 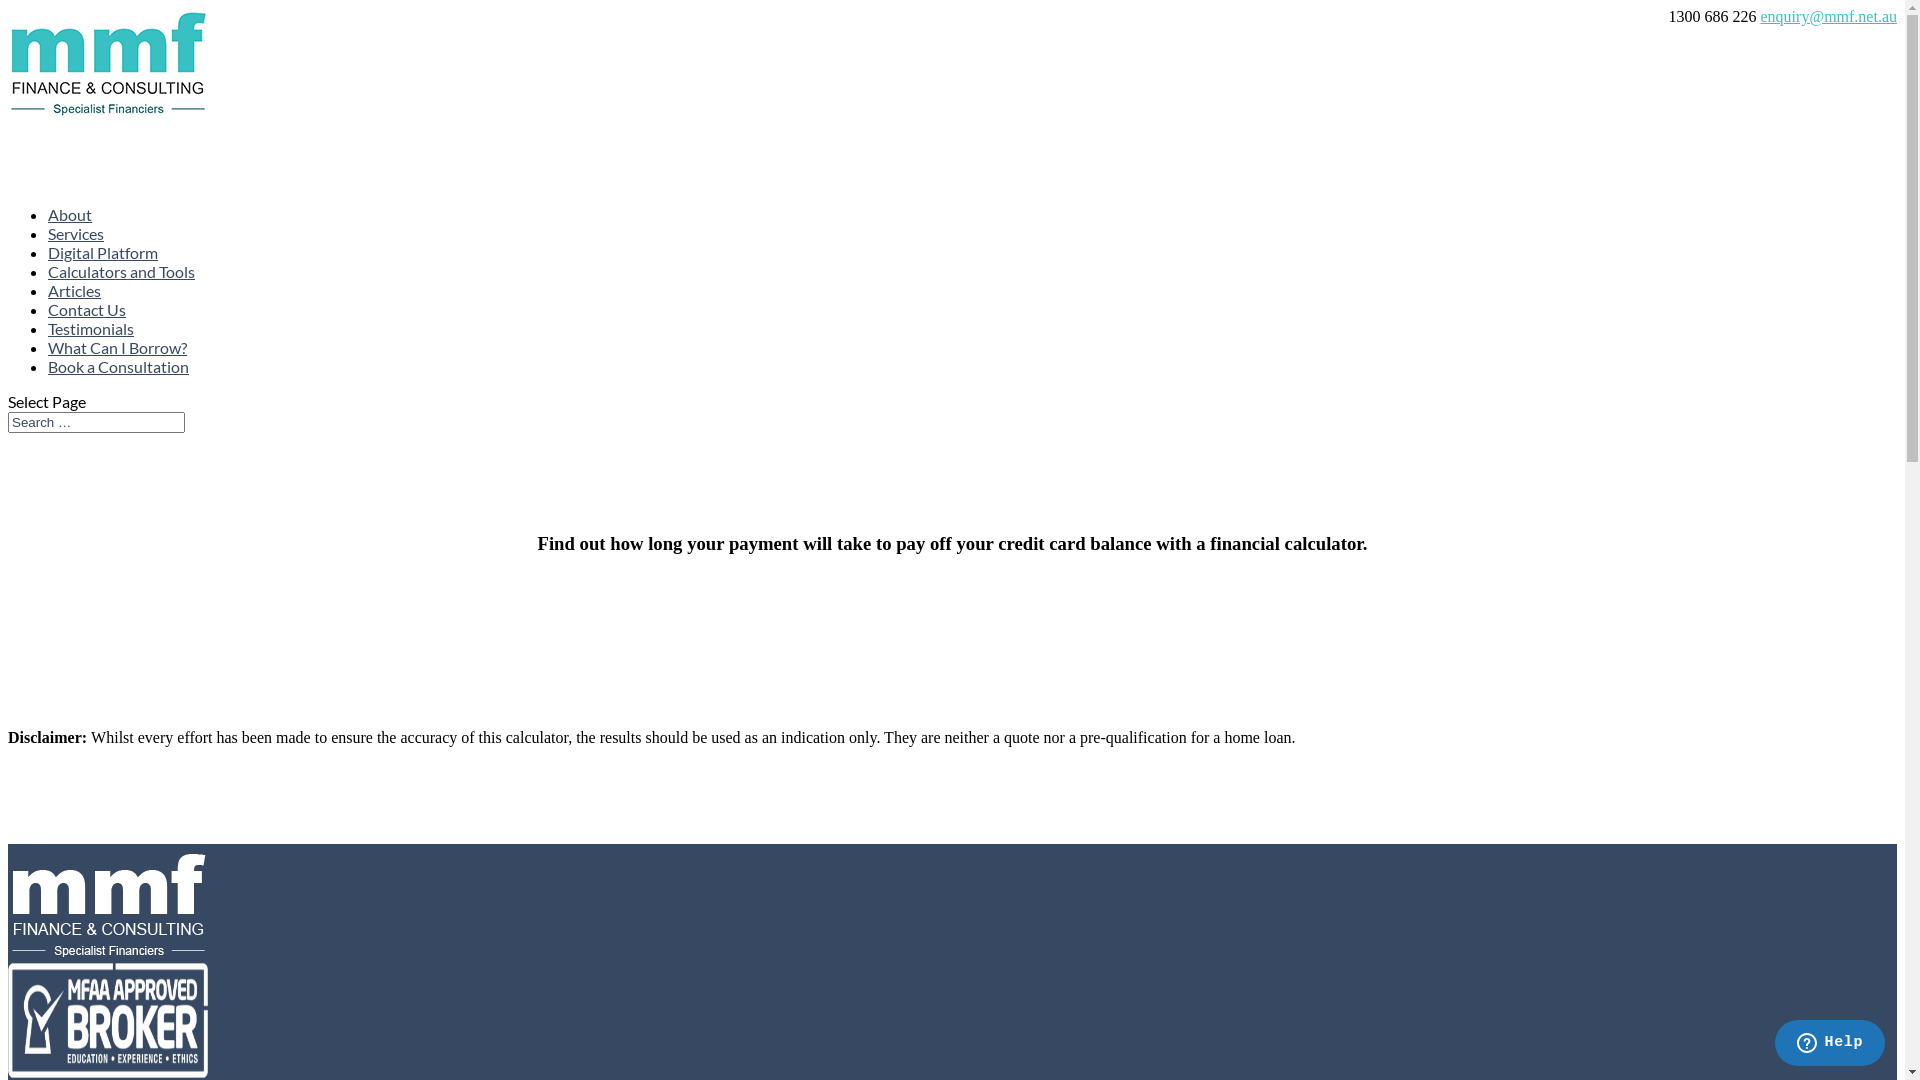 What do you see at coordinates (48, 284) in the screenshot?
I see `'Digital Platform'` at bounding box center [48, 284].